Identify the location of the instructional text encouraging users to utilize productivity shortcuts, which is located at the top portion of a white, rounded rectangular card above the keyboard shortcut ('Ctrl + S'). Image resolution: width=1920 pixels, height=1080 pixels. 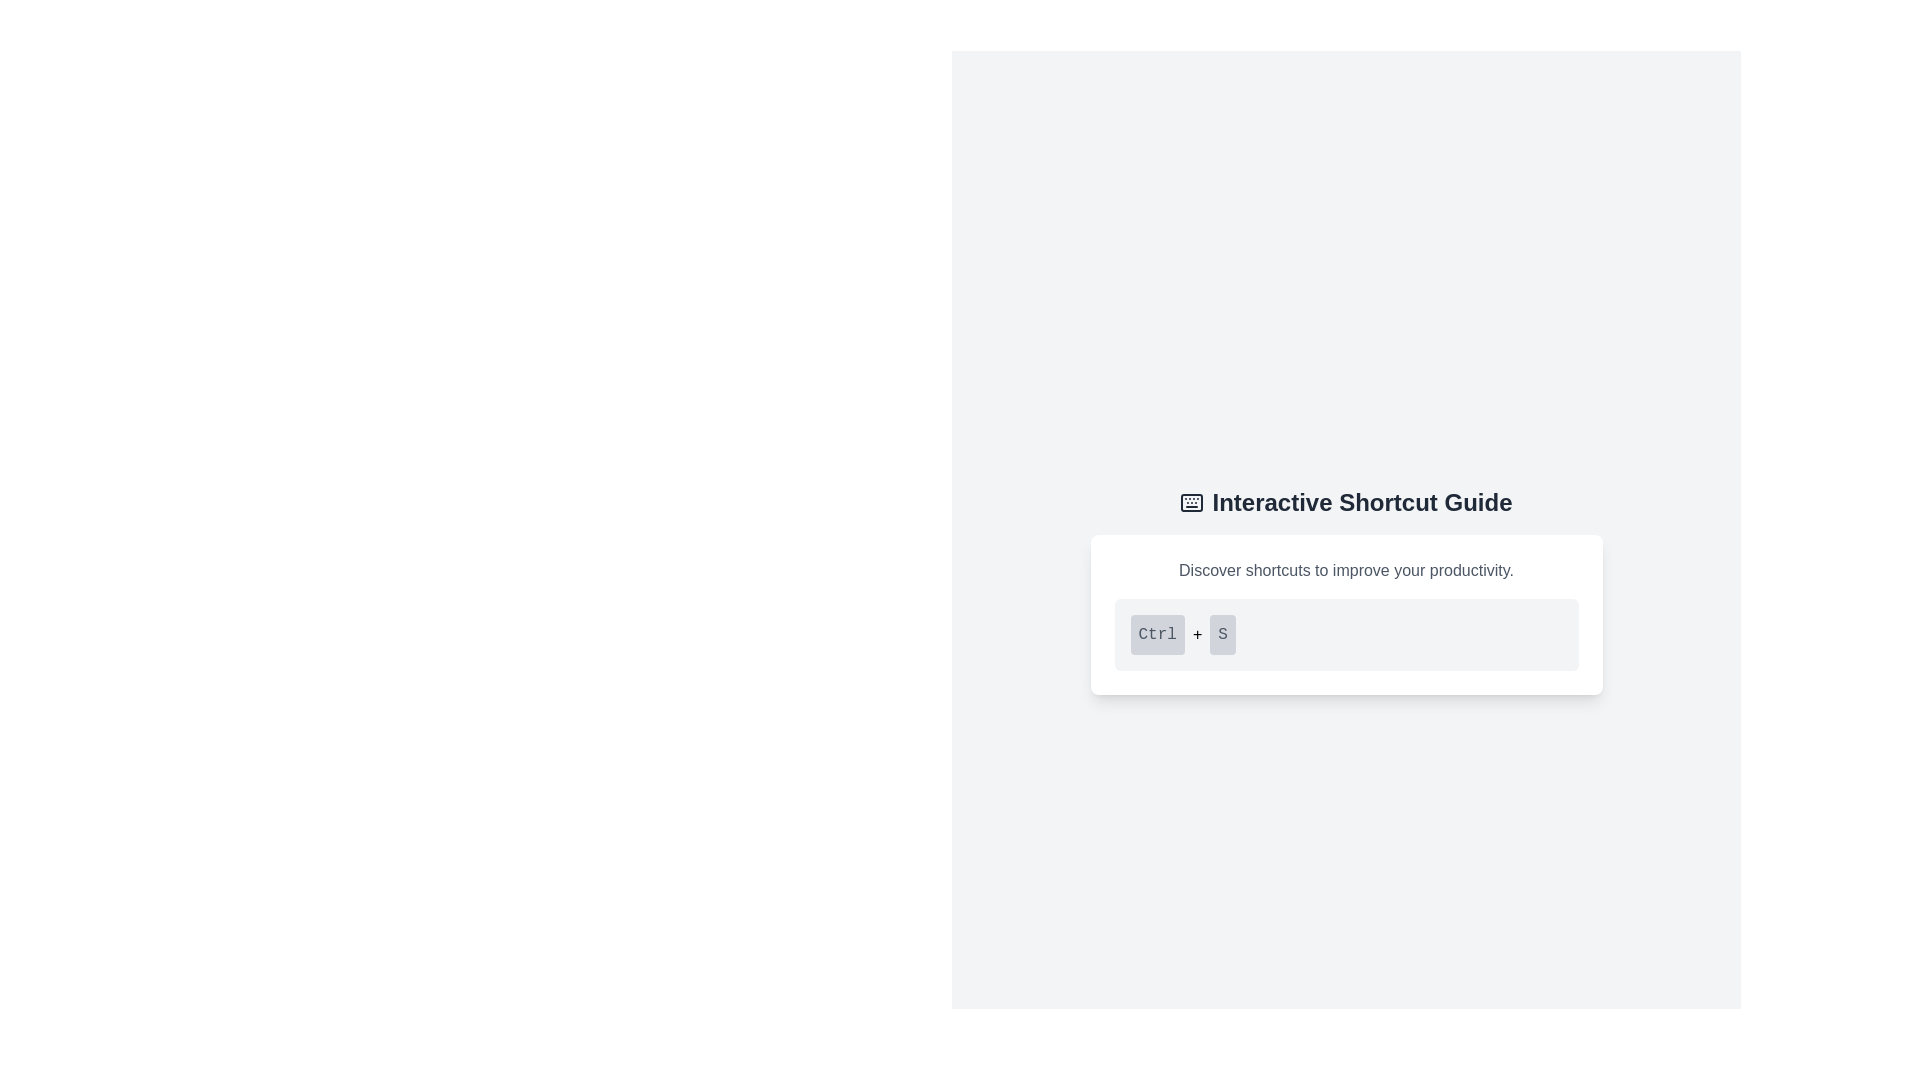
(1346, 570).